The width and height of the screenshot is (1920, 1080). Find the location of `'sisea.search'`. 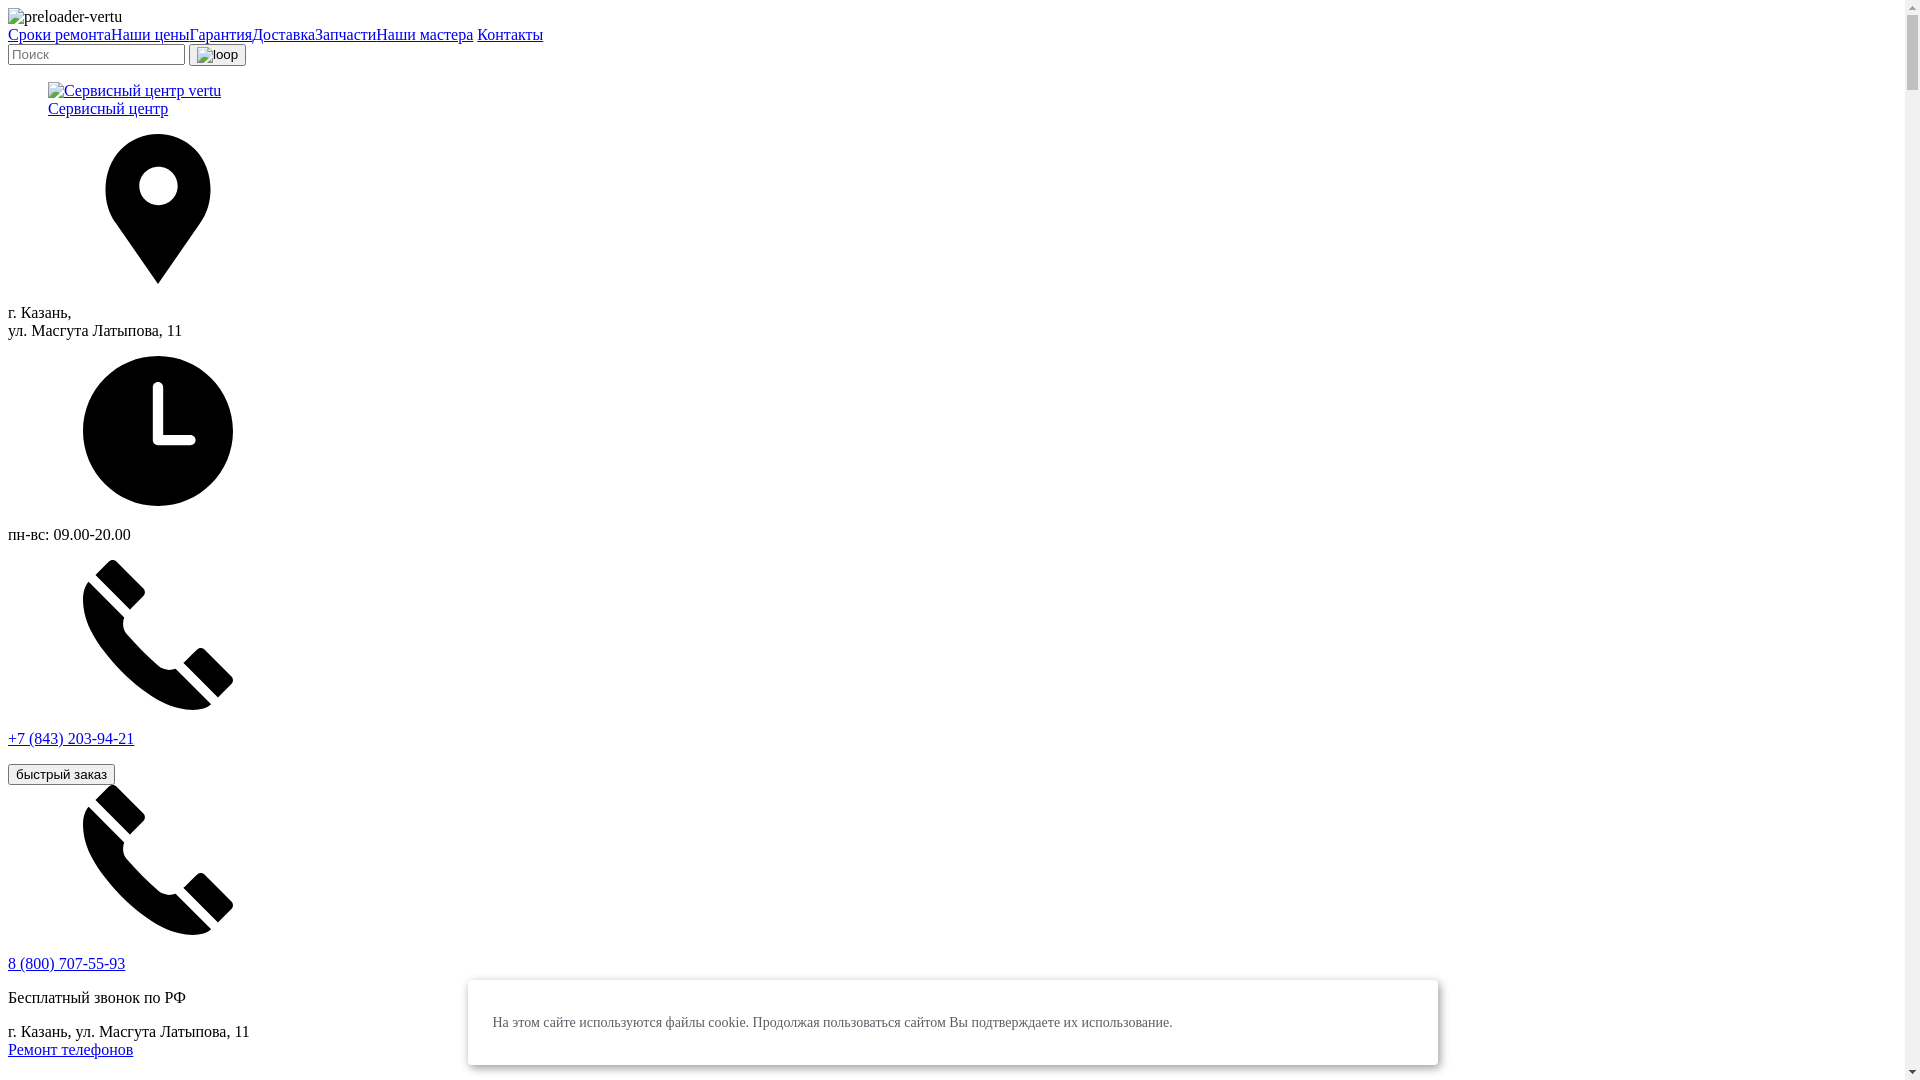

'sisea.search' is located at coordinates (217, 53).